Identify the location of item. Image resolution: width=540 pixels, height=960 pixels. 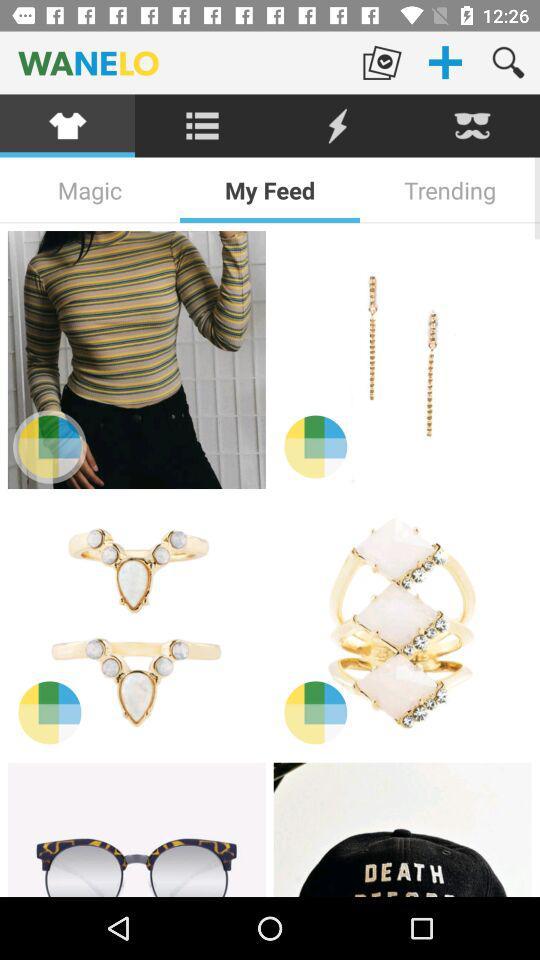
(402, 624).